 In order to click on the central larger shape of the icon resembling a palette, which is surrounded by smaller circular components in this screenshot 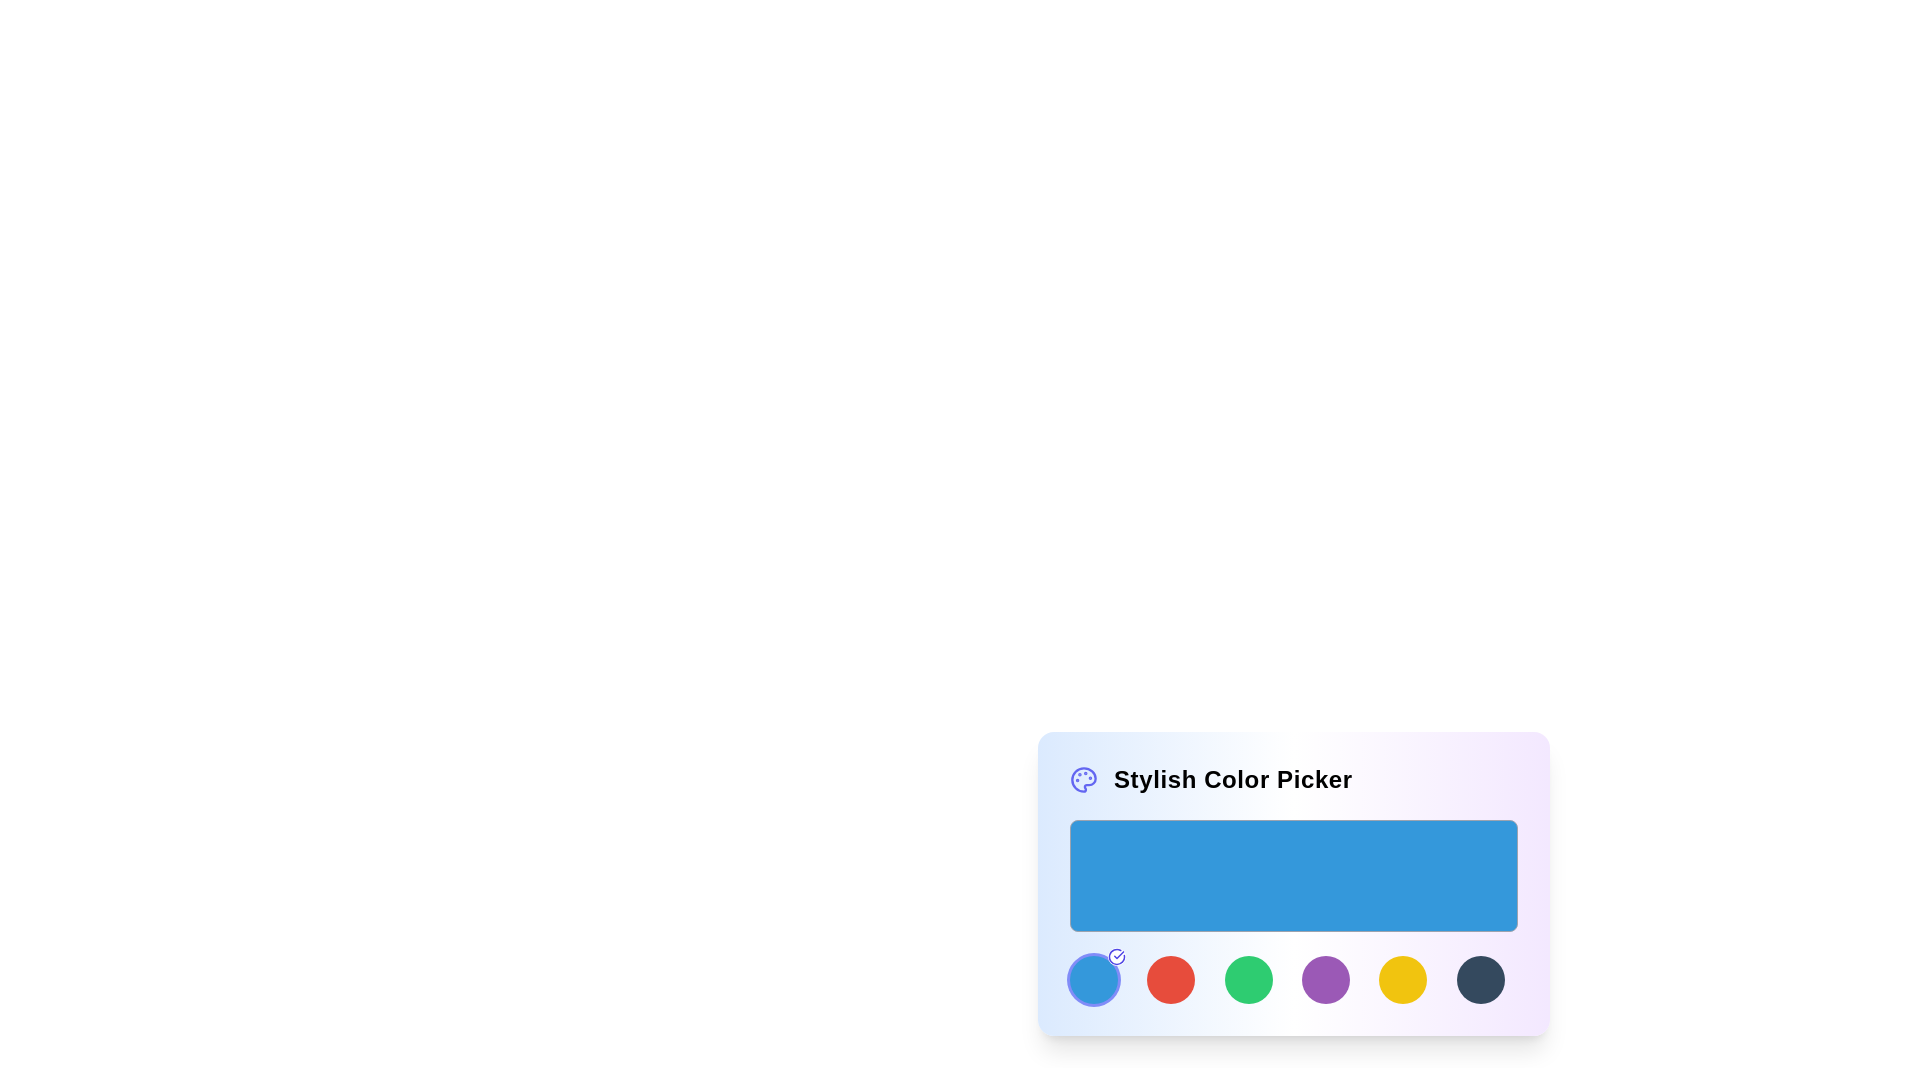, I will do `click(1083, 778)`.